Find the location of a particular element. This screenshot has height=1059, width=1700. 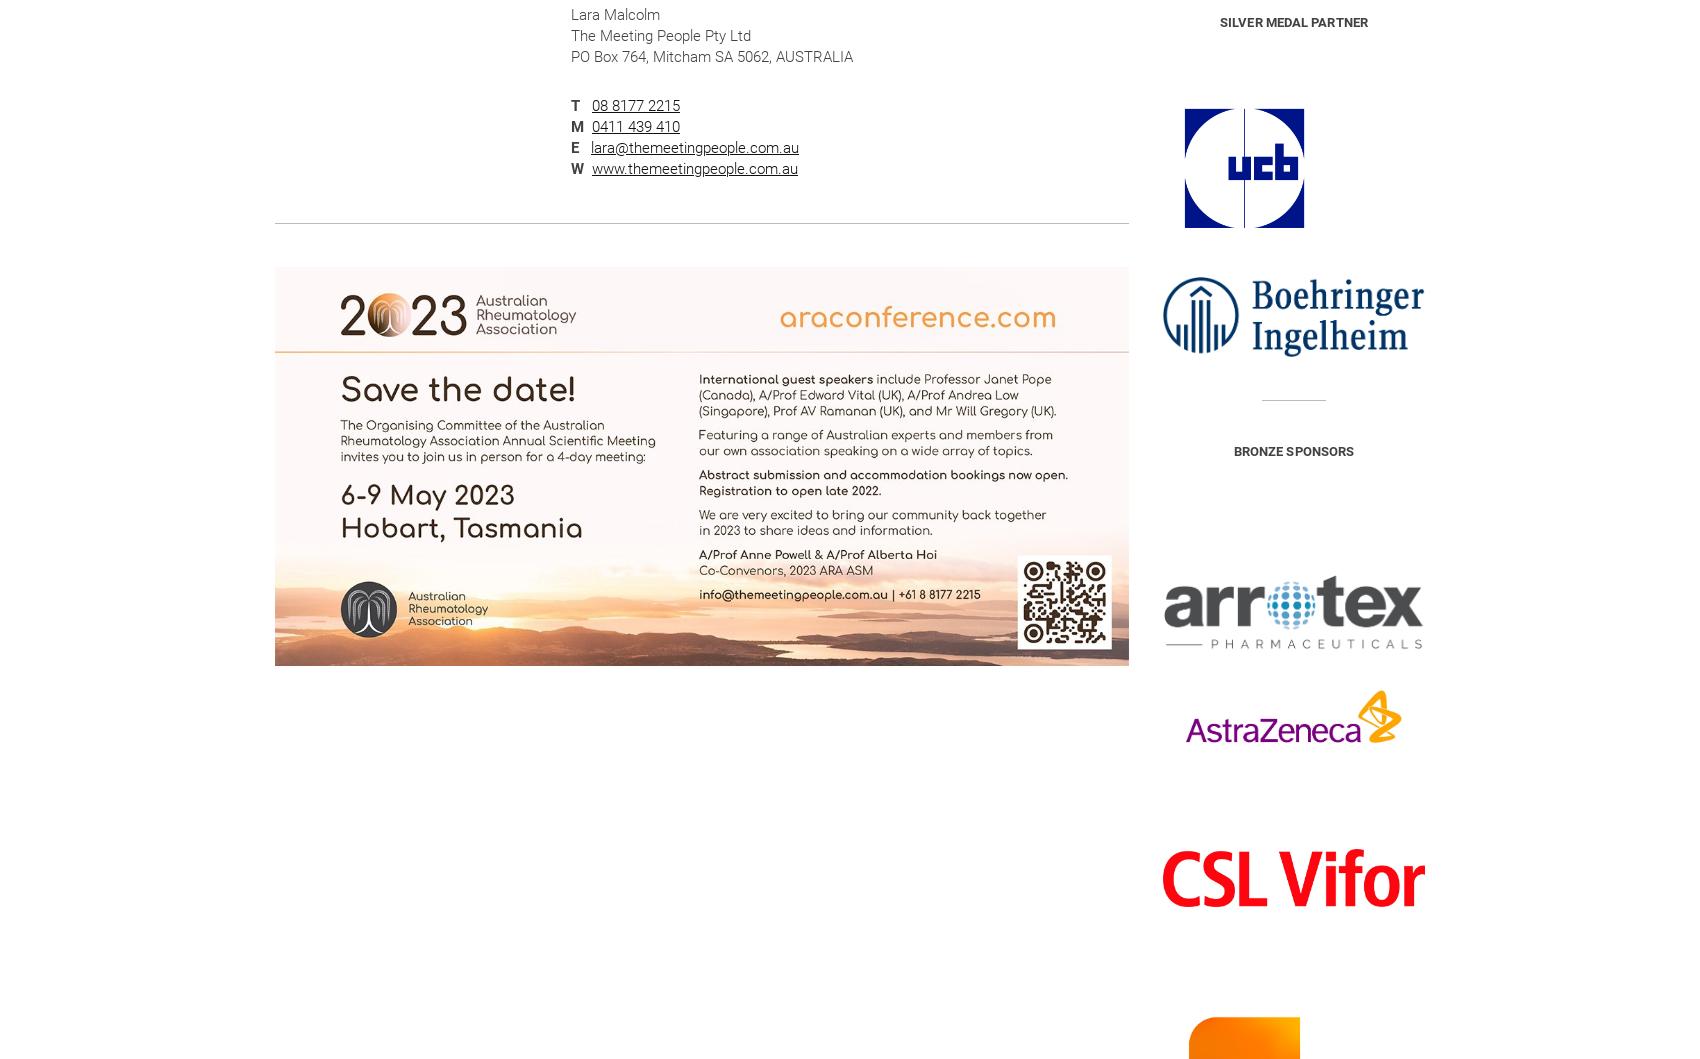

'lara@themeetingpeople.com.au' is located at coordinates (693, 147).